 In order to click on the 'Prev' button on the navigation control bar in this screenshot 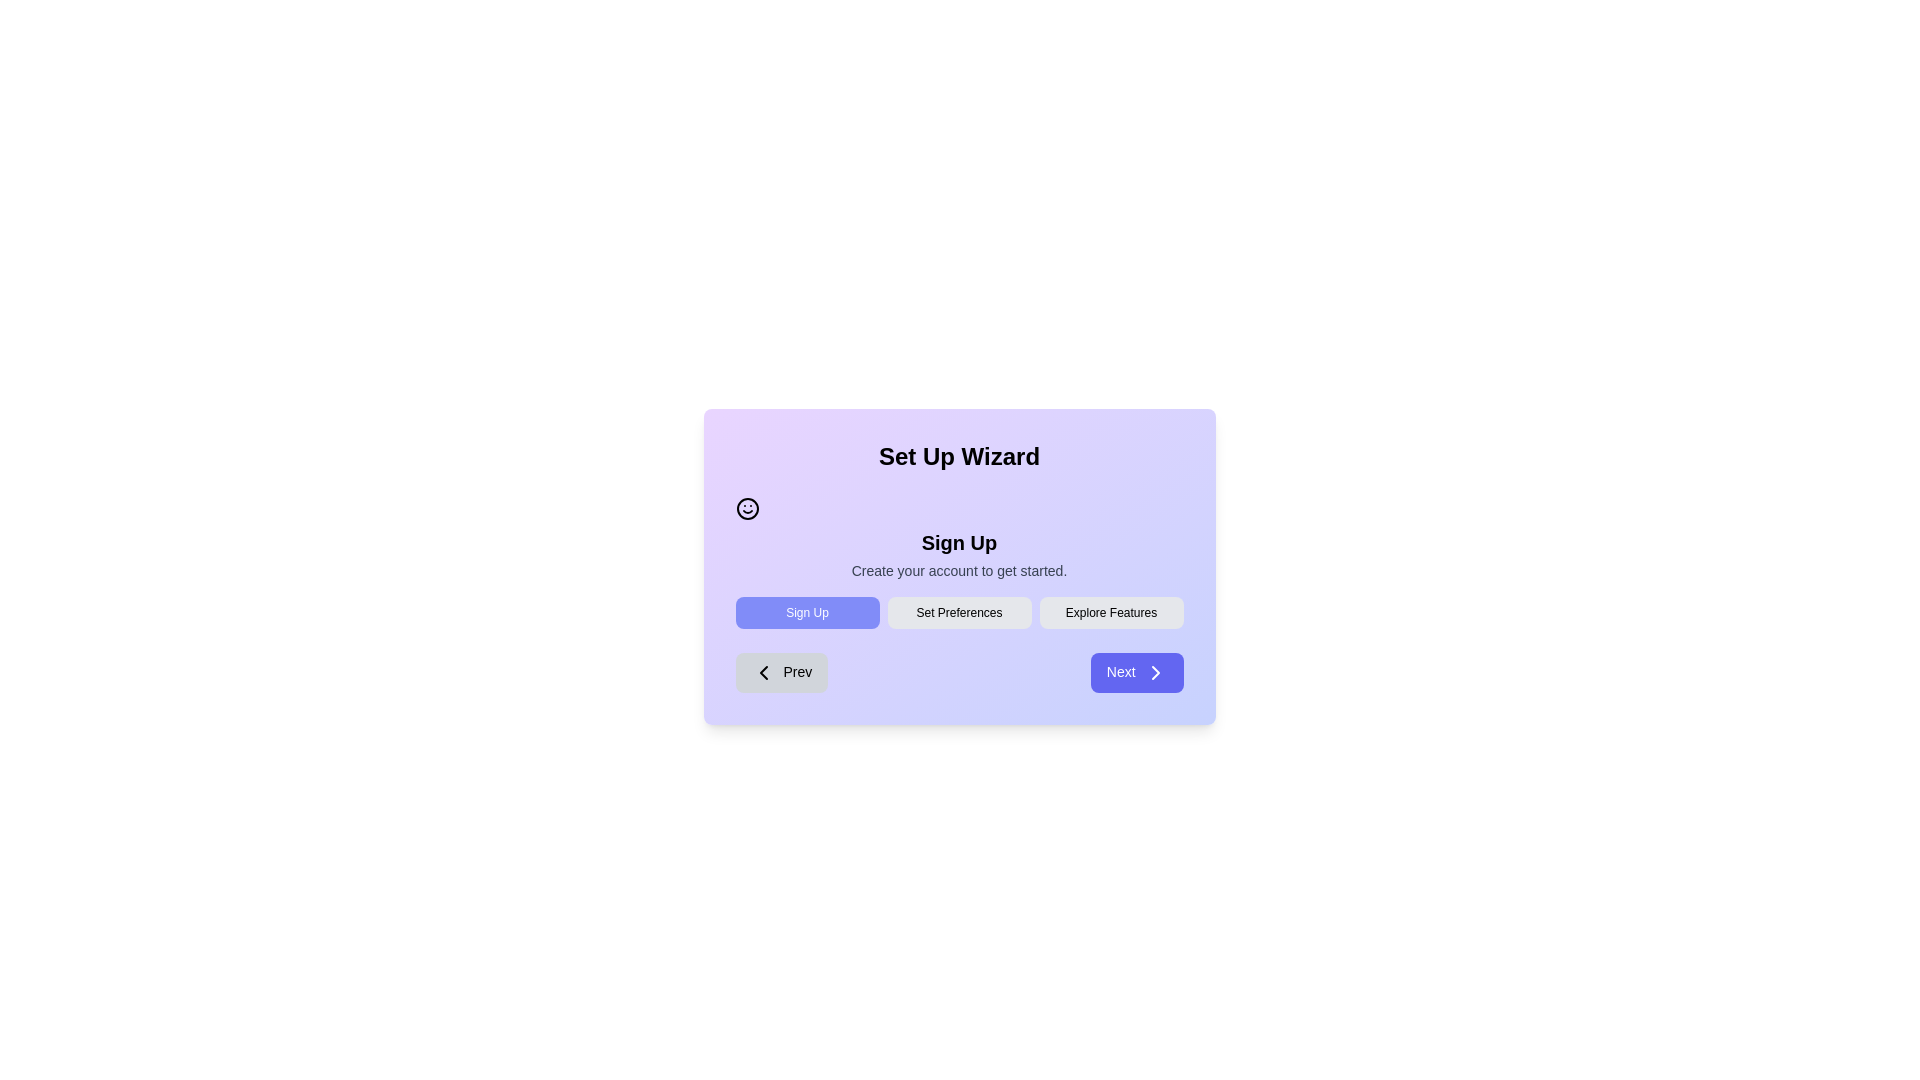, I will do `click(958, 672)`.